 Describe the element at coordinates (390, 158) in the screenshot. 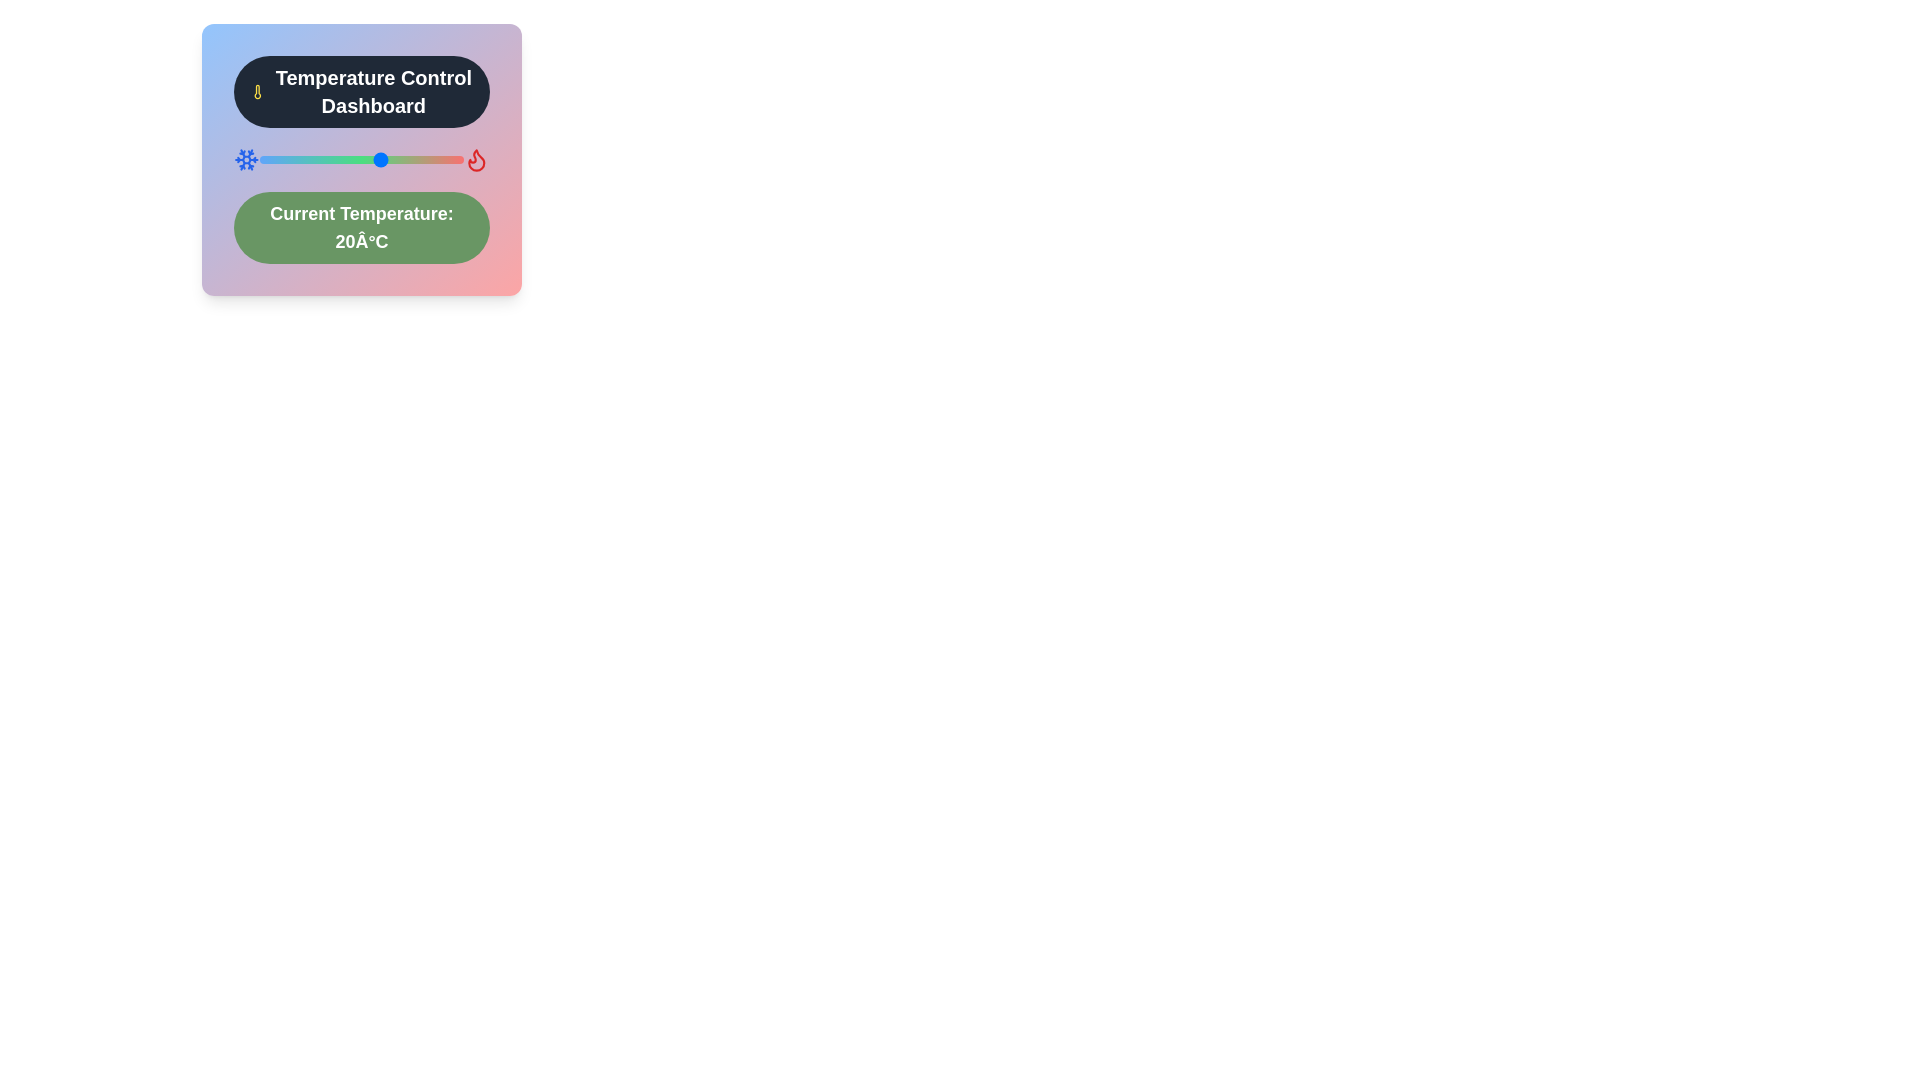

I see `the temperature slider to set the temperature to 22 degrees` at that location.